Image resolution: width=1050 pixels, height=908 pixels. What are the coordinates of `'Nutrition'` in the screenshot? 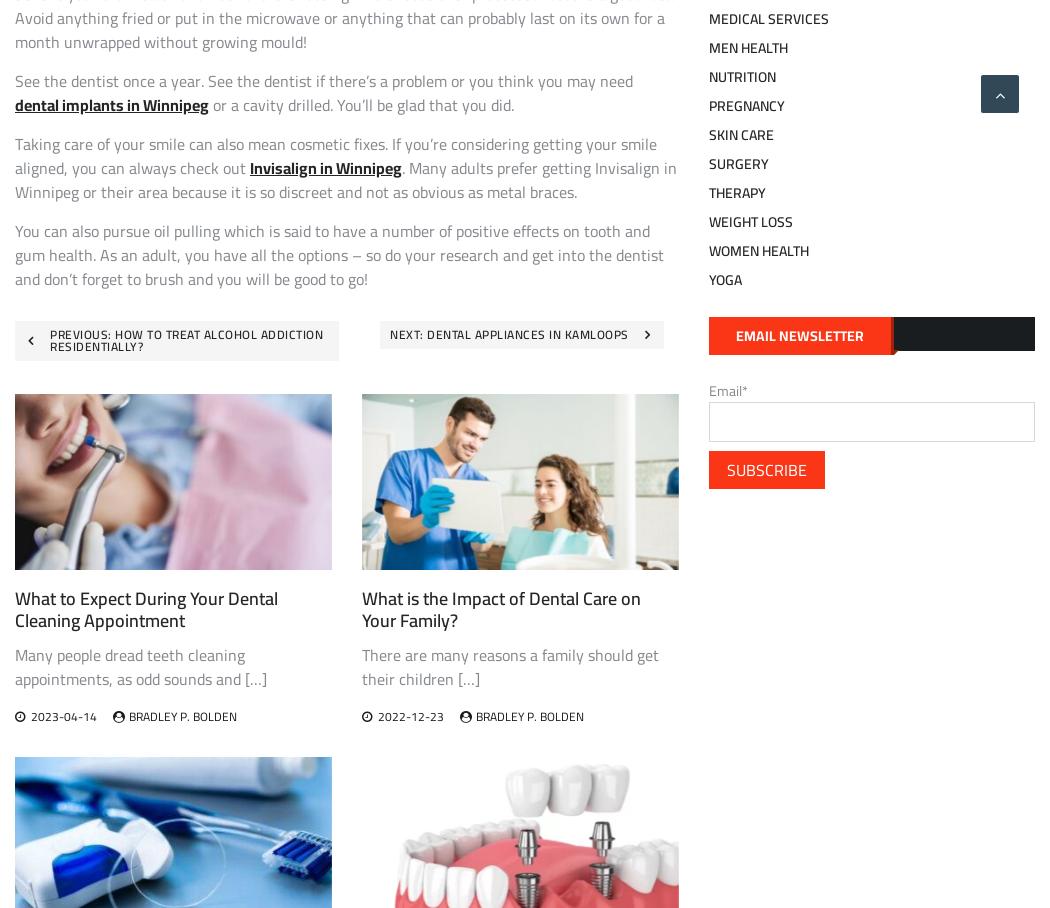 It's located at (740, 75).